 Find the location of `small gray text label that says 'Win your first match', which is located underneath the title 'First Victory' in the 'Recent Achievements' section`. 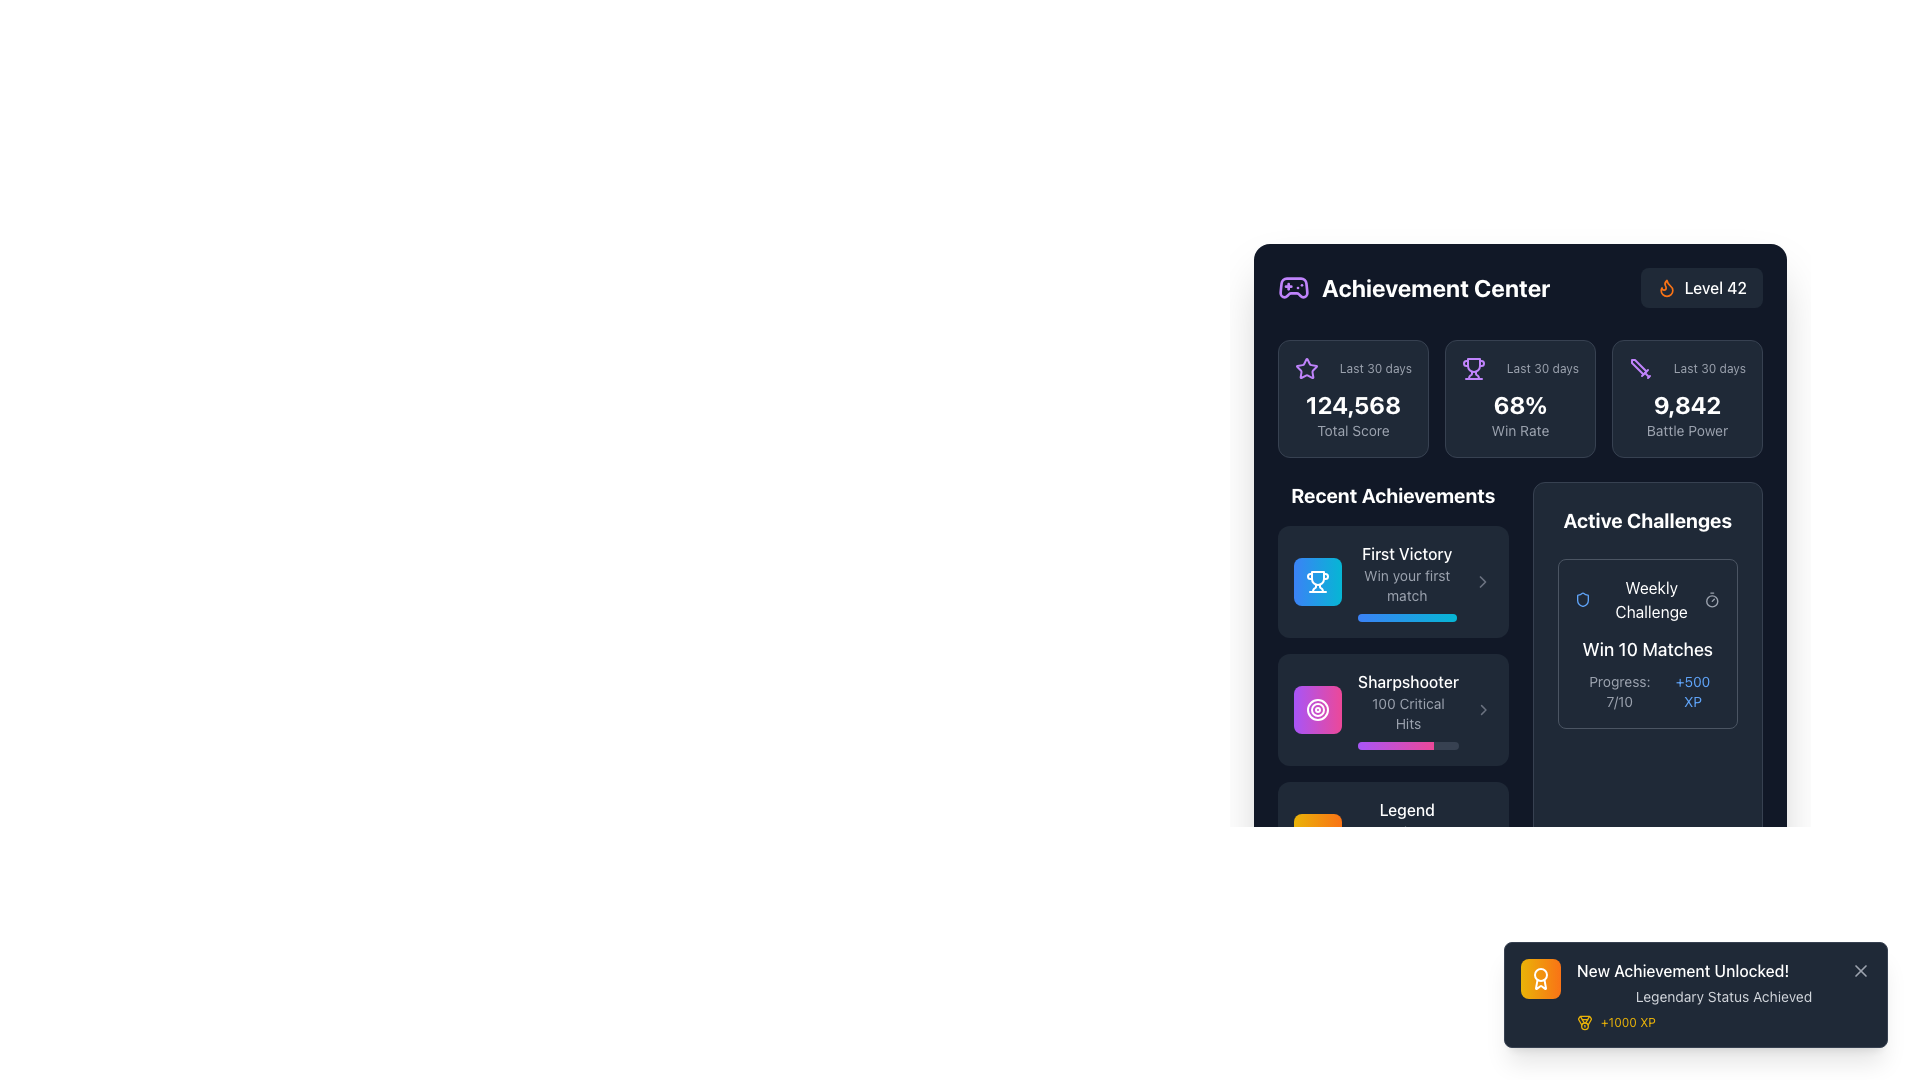

small gray text label that says 'Win your first match', which is located underneath the title 'First Victory' in the 'Recent Achievements' section is located at coordinates (1406, 585).